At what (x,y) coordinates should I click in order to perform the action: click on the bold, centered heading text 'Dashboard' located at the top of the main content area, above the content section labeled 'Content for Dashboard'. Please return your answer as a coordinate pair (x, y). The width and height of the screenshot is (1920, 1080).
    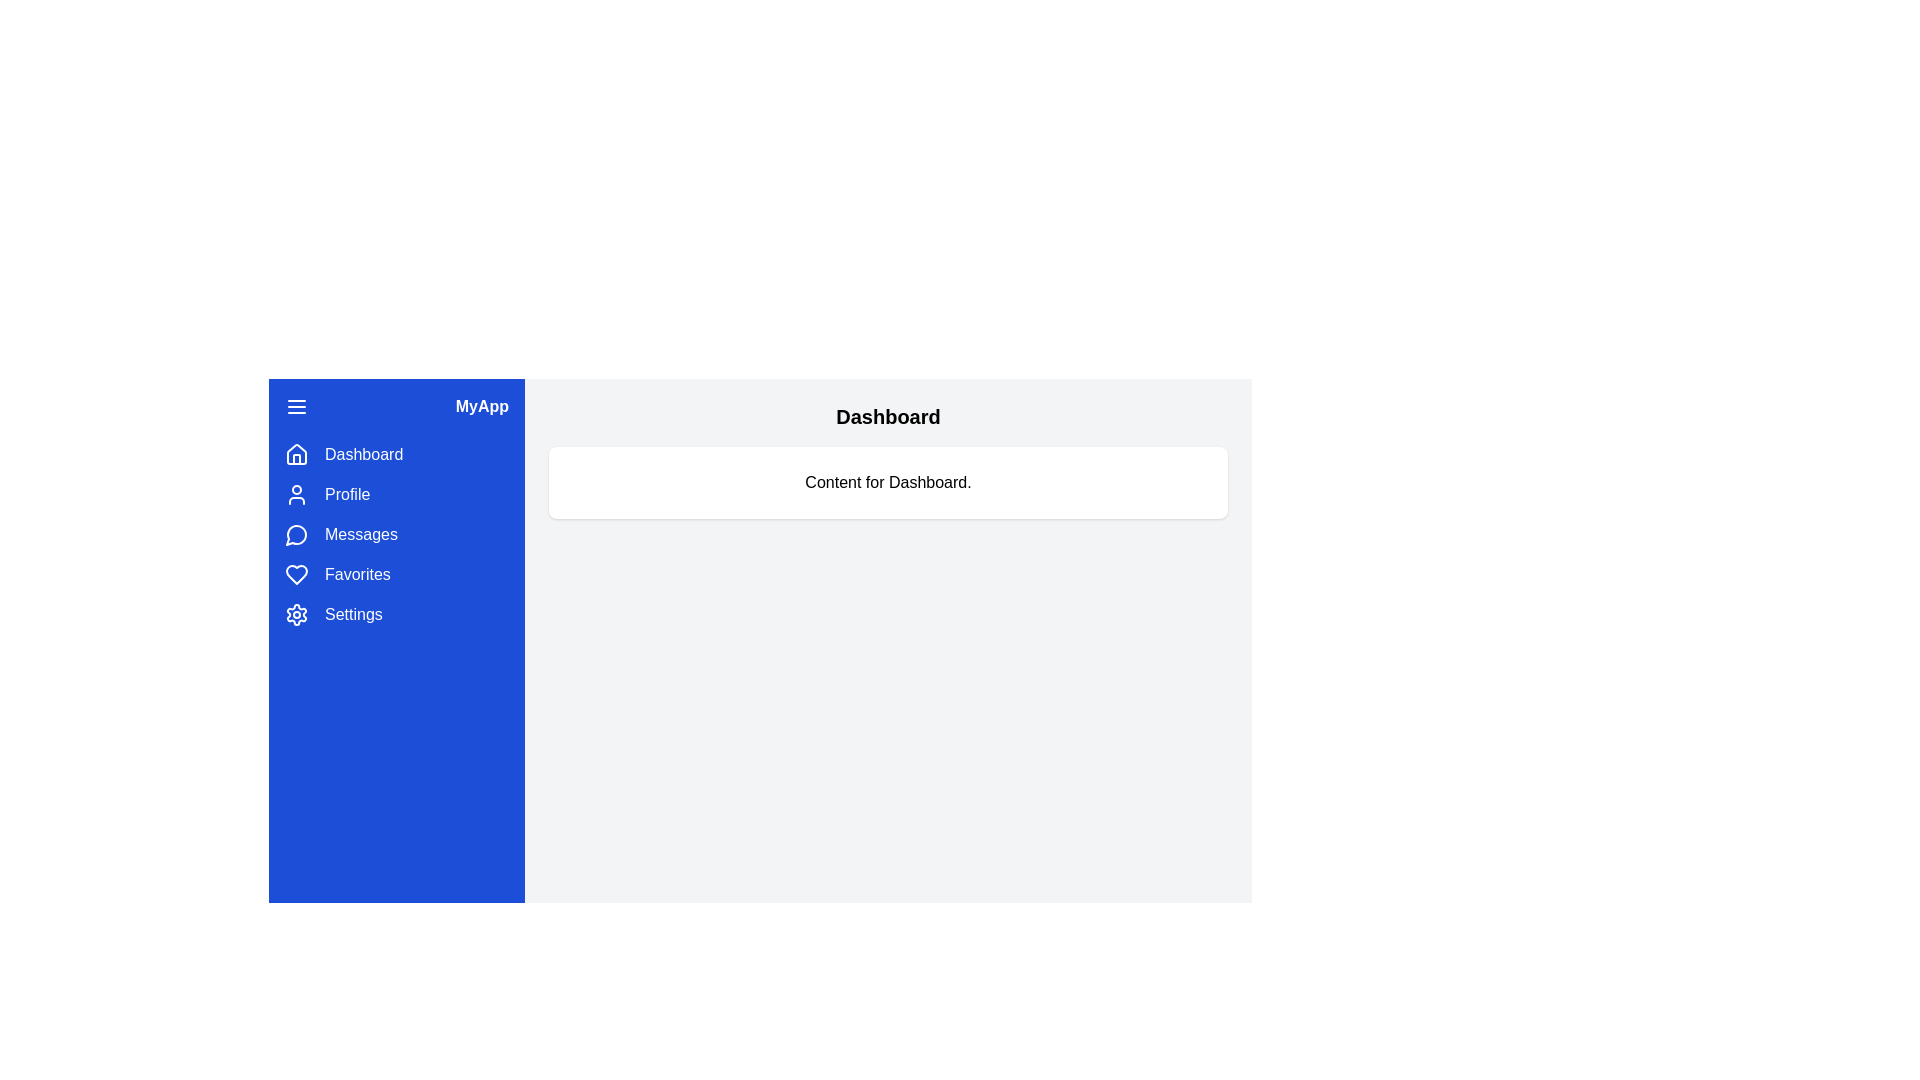
    Looking at the image, I should click on (887, 415).